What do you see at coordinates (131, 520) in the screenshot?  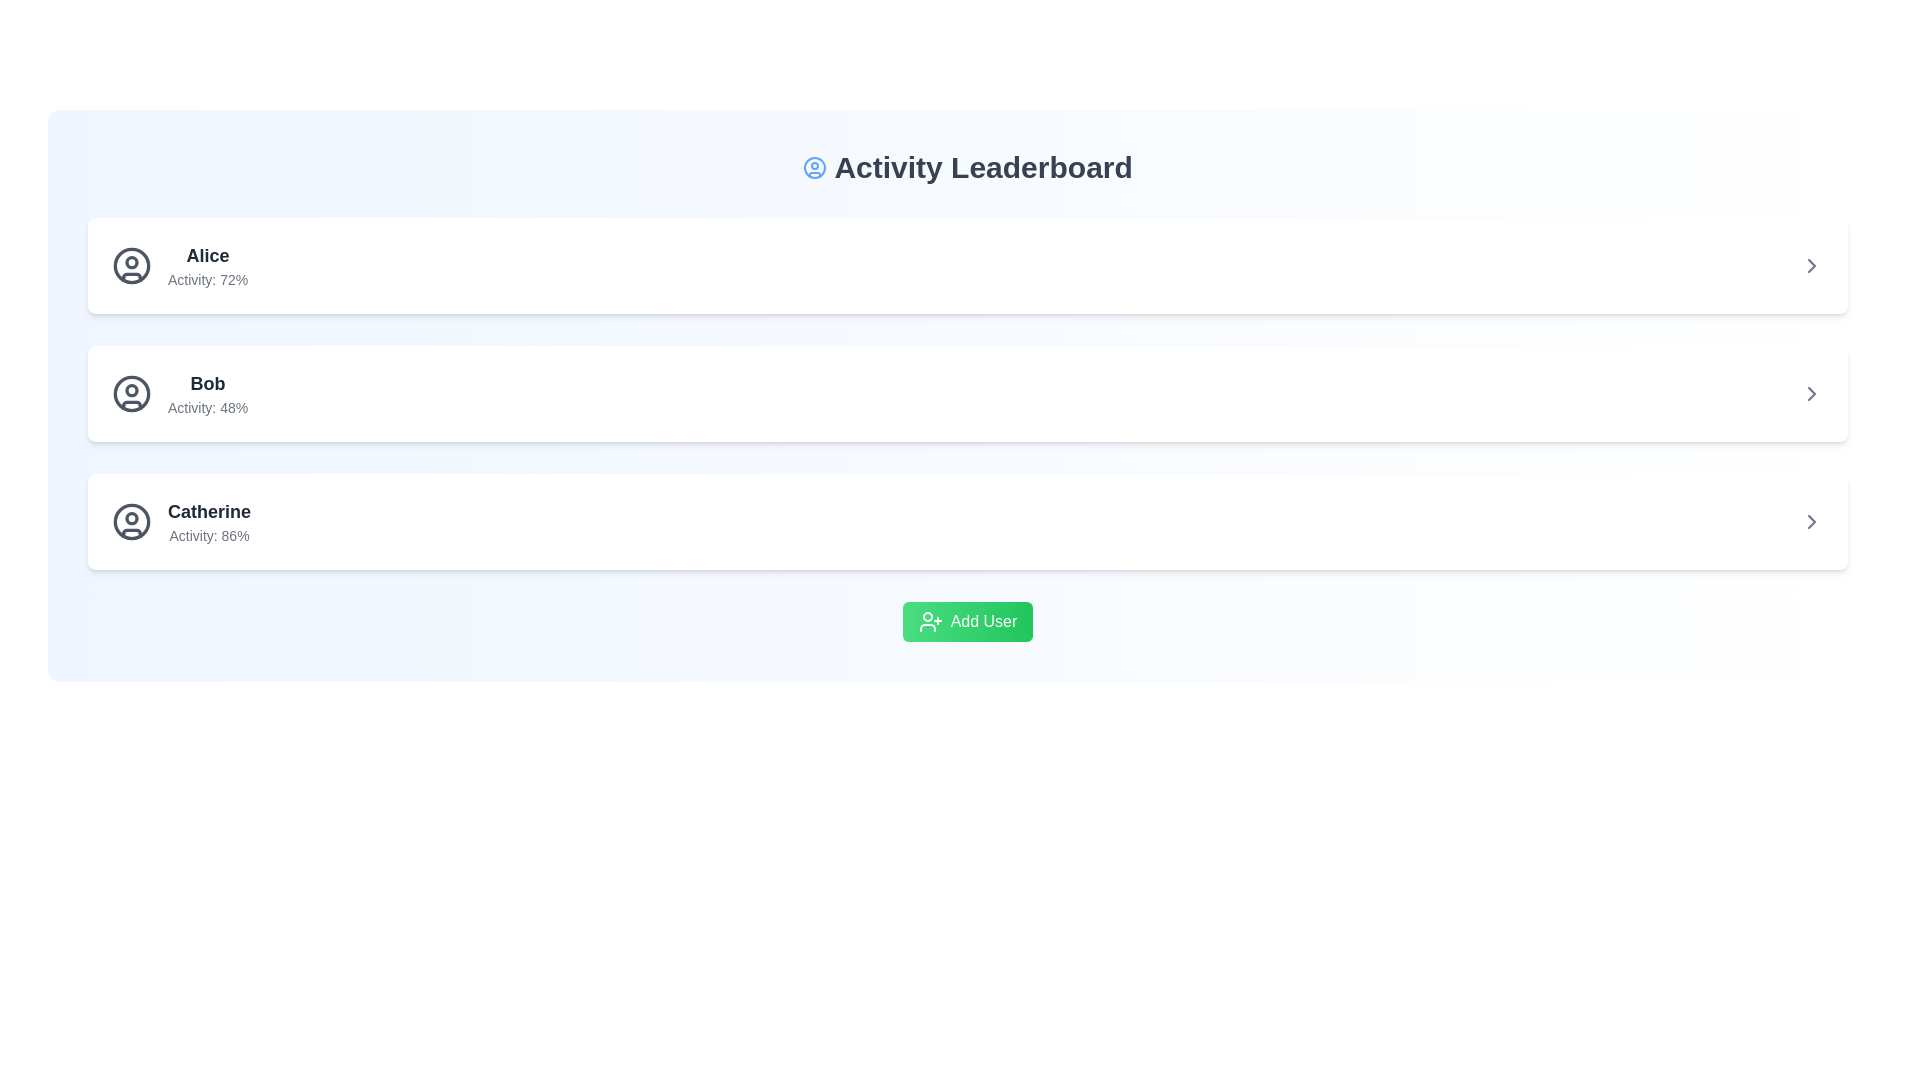 I see `the circular profile icon next to 'Catherine' in the leaderboard interface` at bounding box center [131, 520].